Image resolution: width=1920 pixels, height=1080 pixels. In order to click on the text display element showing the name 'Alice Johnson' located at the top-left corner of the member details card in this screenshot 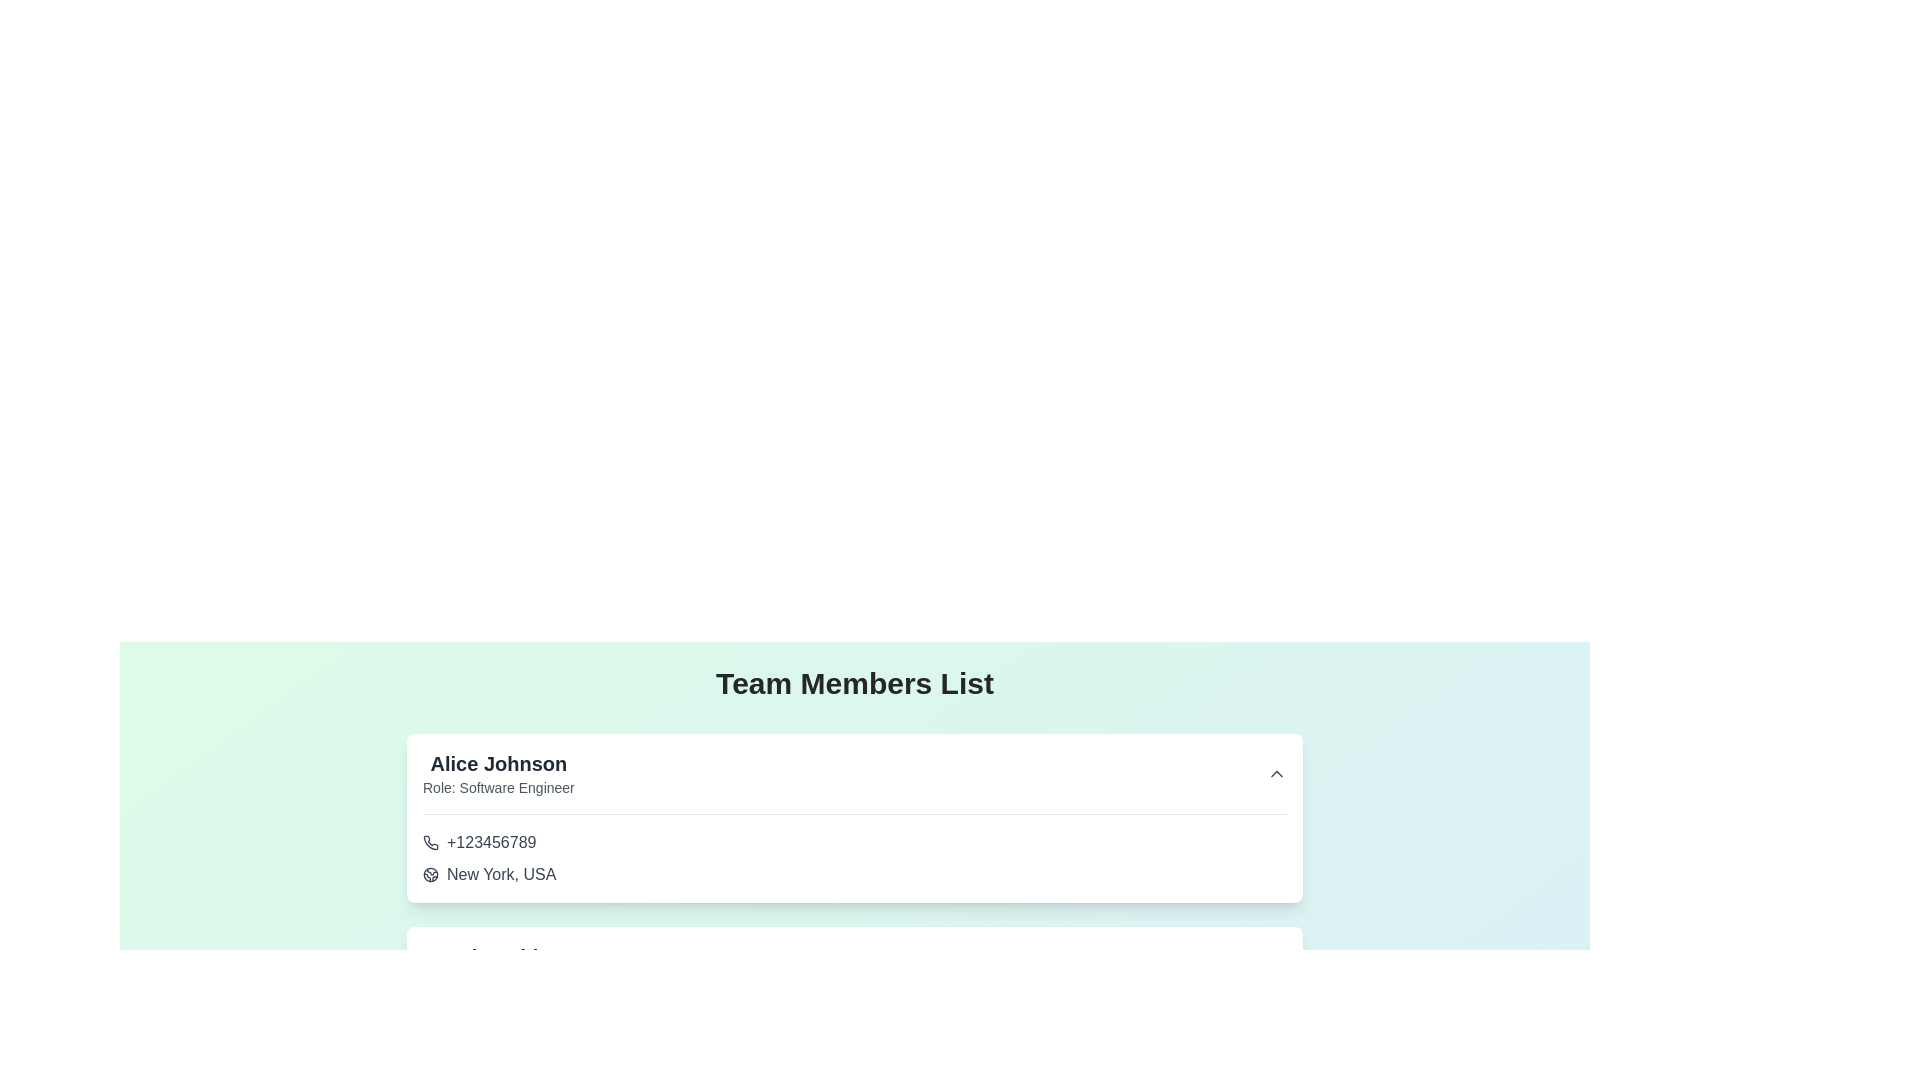, I will do `click(498, 763)`.